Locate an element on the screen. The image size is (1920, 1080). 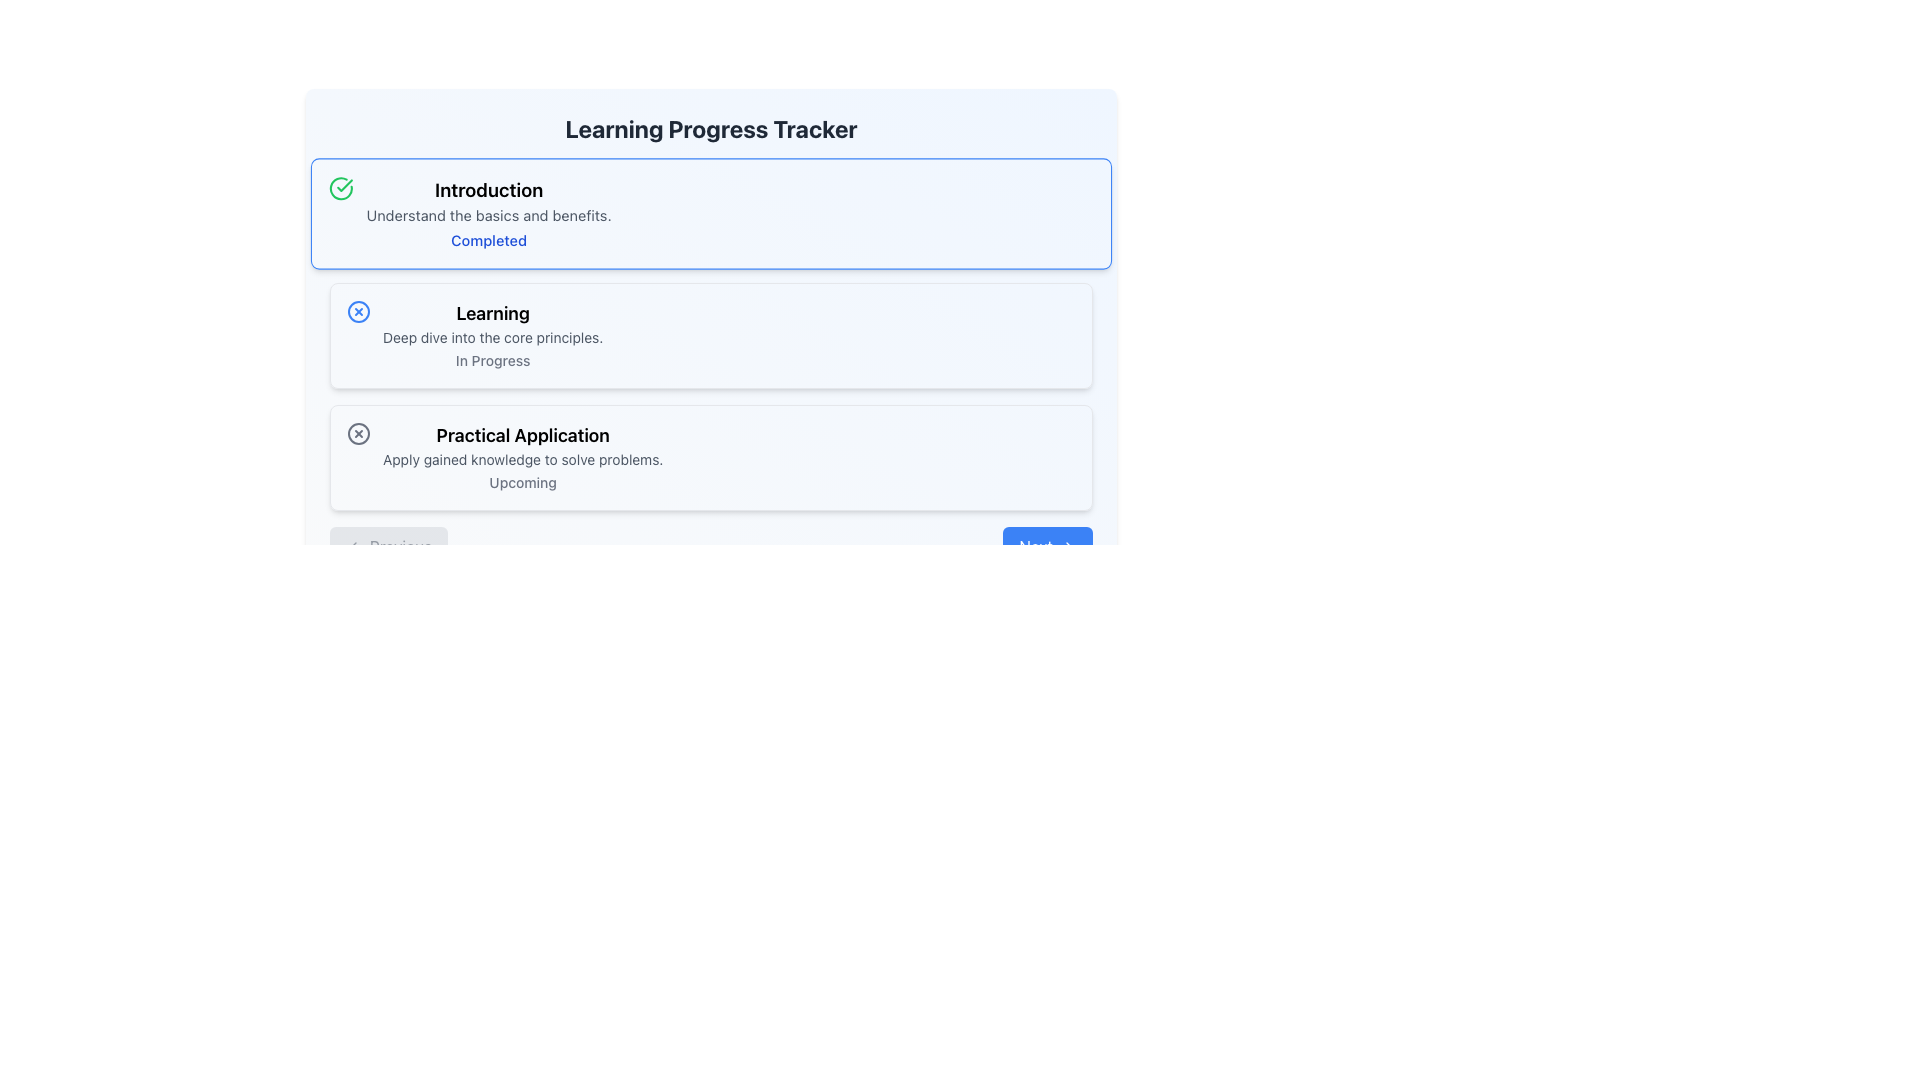
the text label displaying 'Completed' in blue color, located in the 'Introduction' section is located at coordinates (489, 238).